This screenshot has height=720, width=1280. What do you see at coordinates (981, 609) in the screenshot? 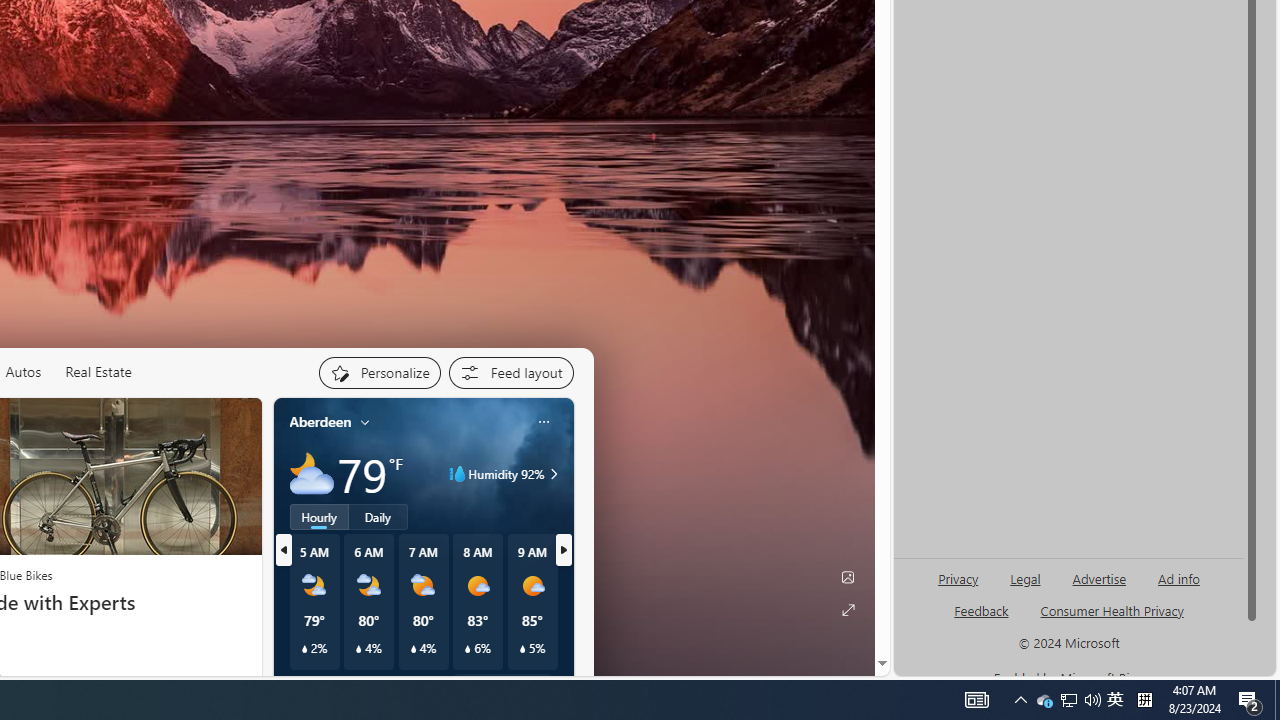
I see `'AutomationID: sb_feedback'` at bounding box center [981, 609].